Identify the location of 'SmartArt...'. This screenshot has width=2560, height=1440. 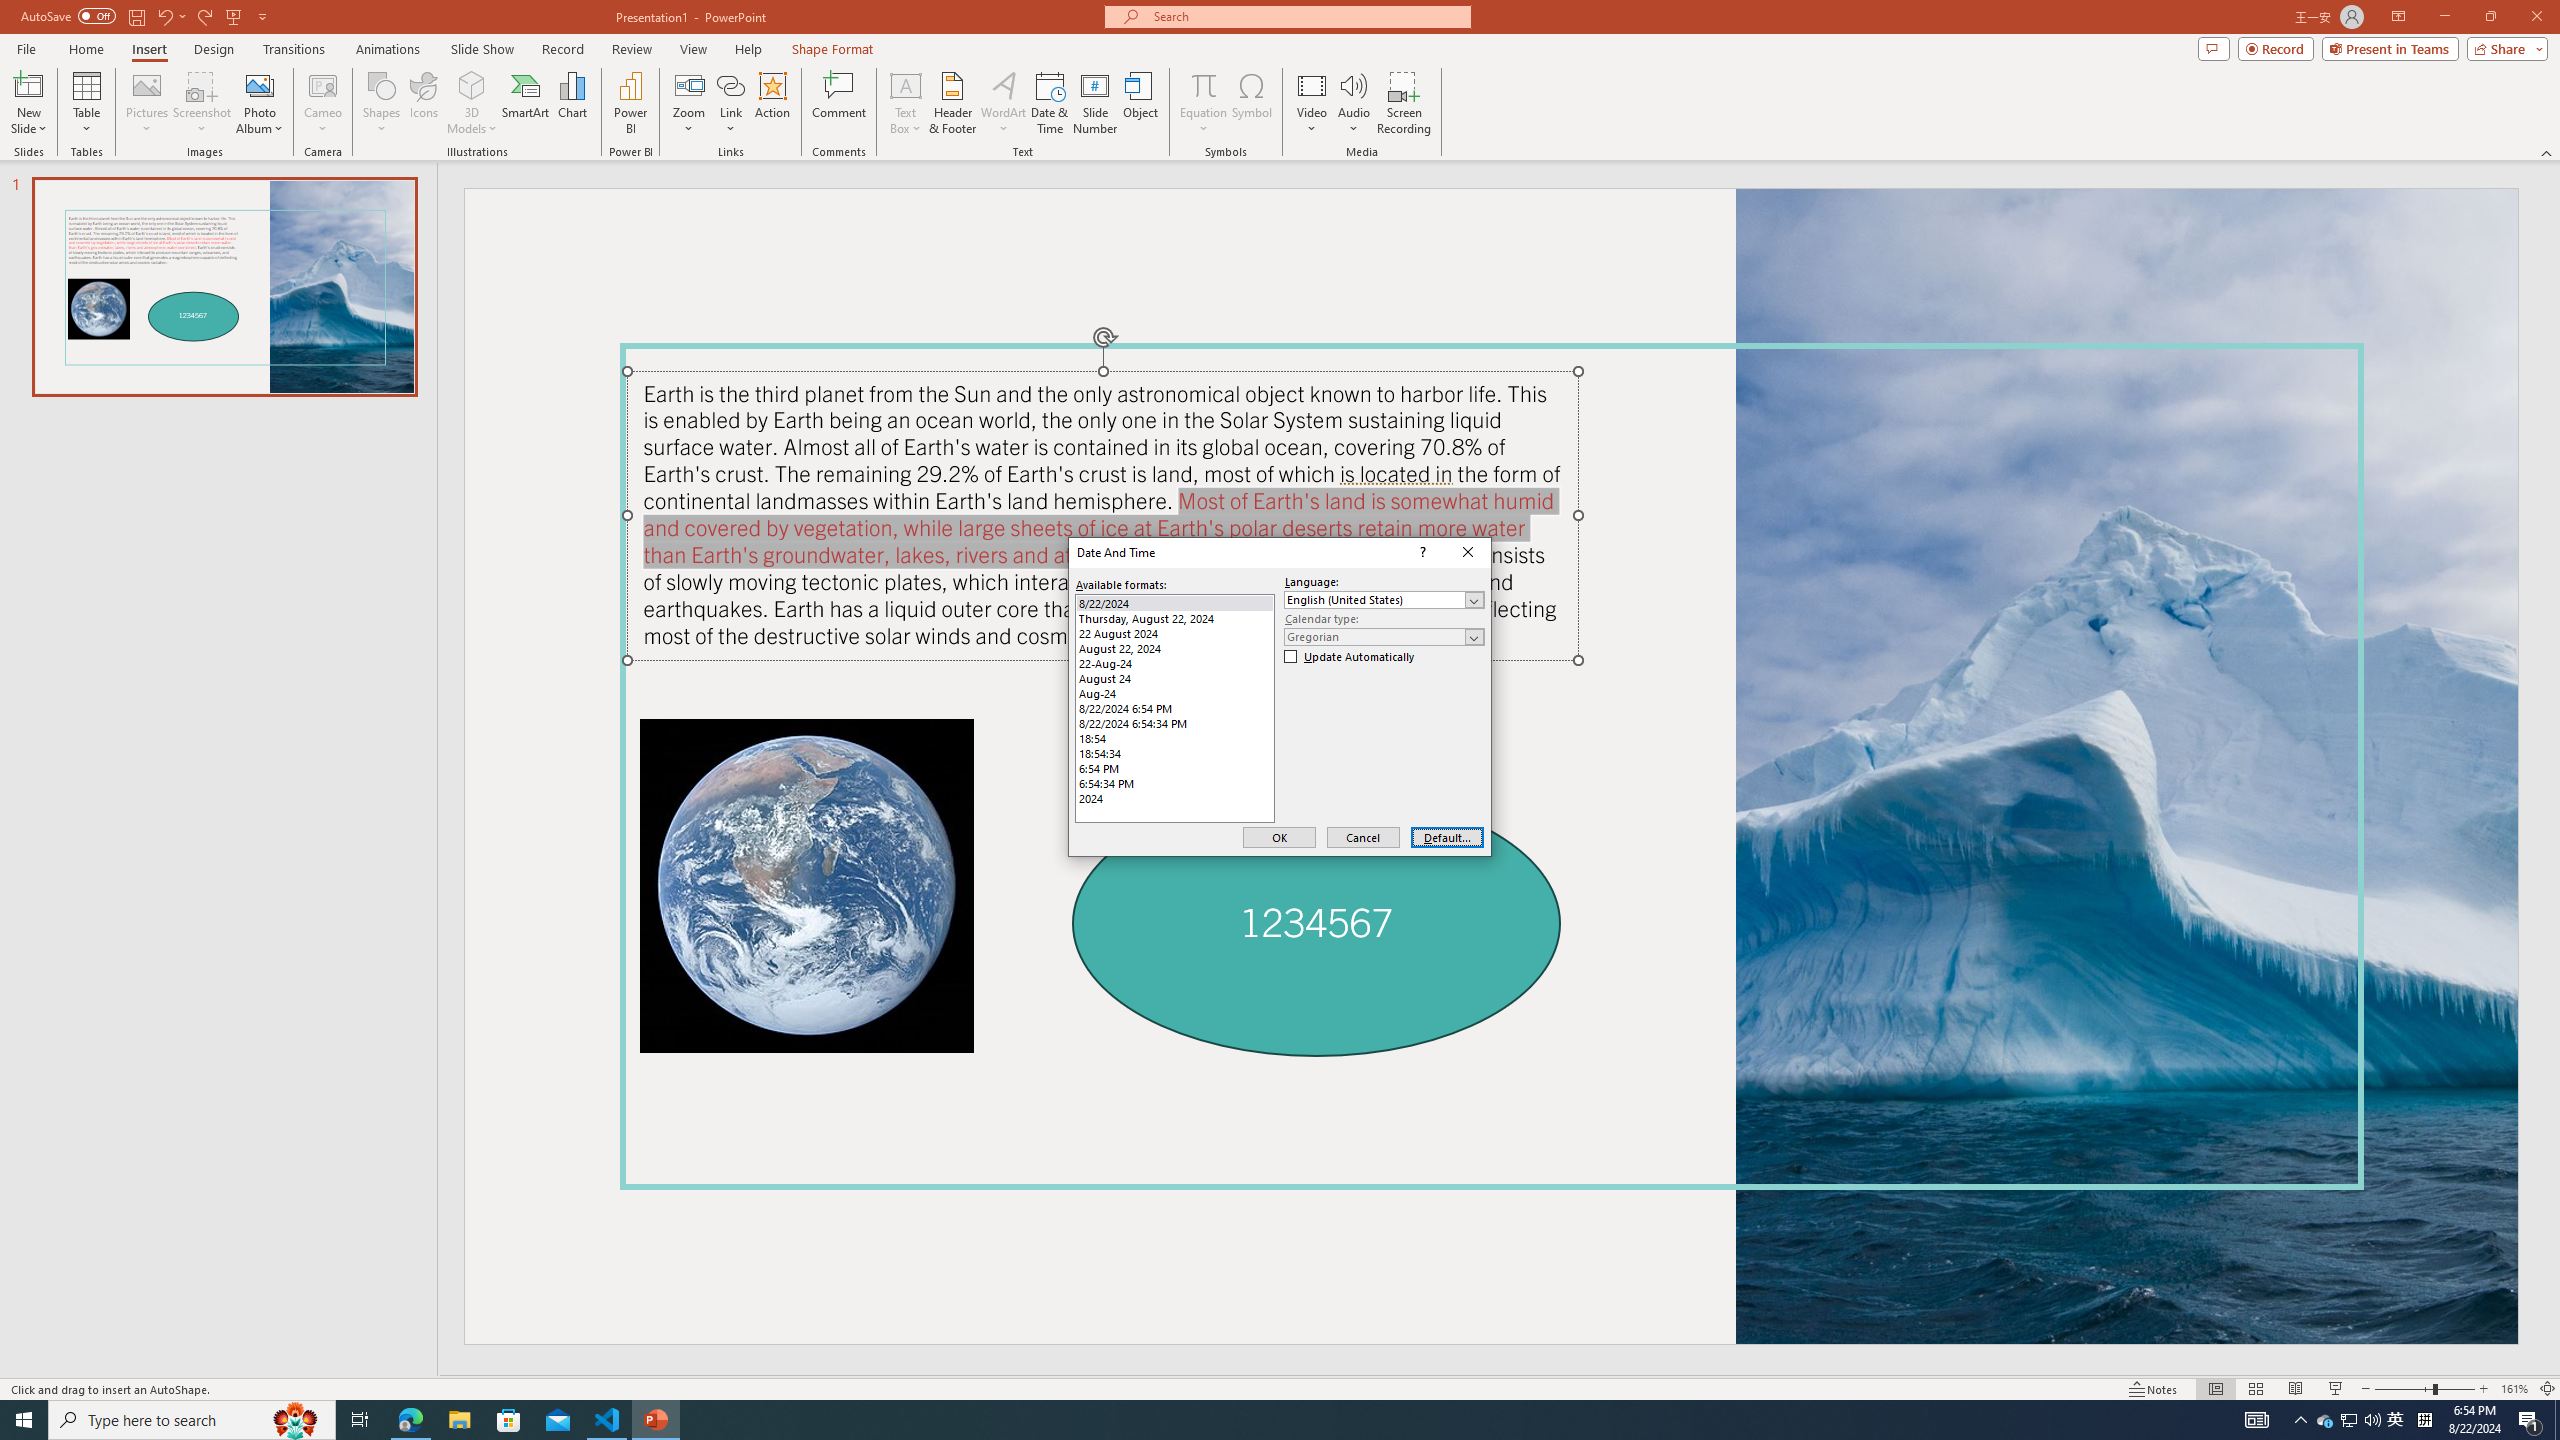
(525, 103).